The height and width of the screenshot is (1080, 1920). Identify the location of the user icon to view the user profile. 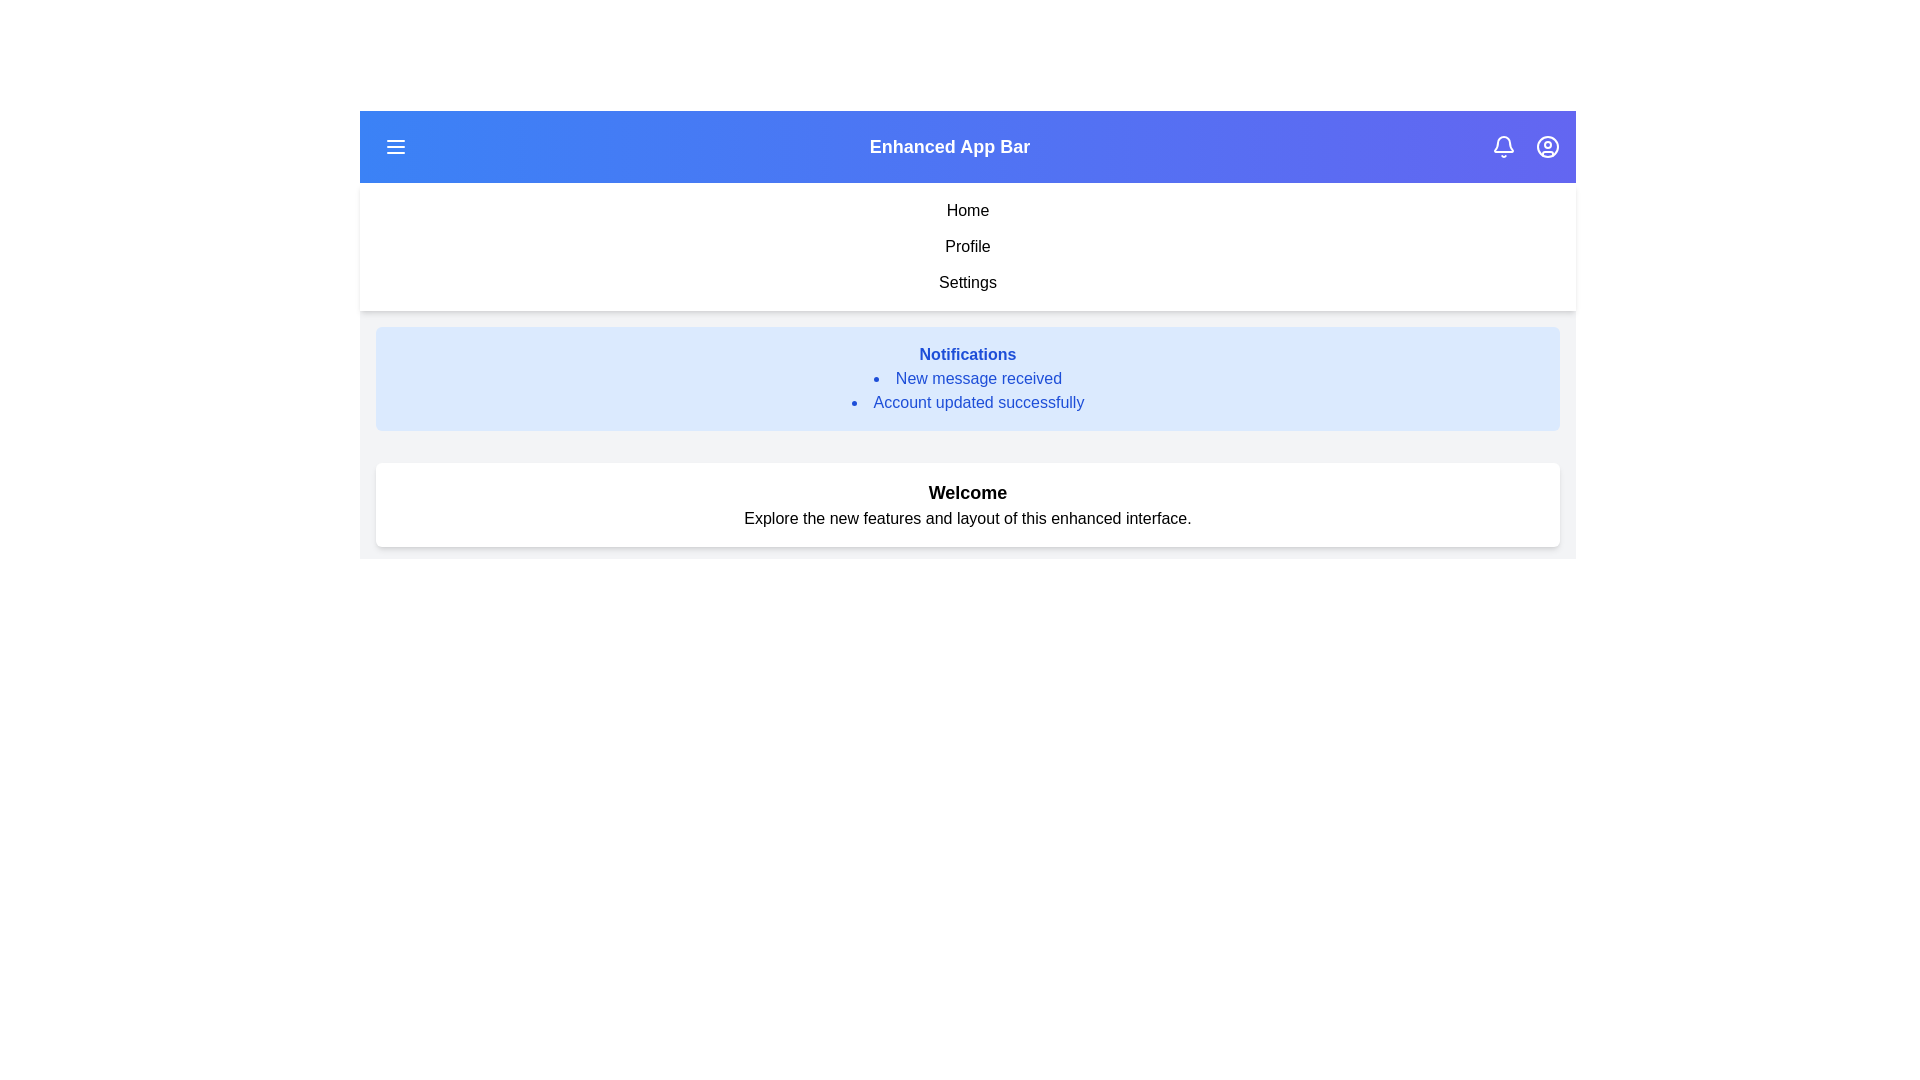
(1546, 145).